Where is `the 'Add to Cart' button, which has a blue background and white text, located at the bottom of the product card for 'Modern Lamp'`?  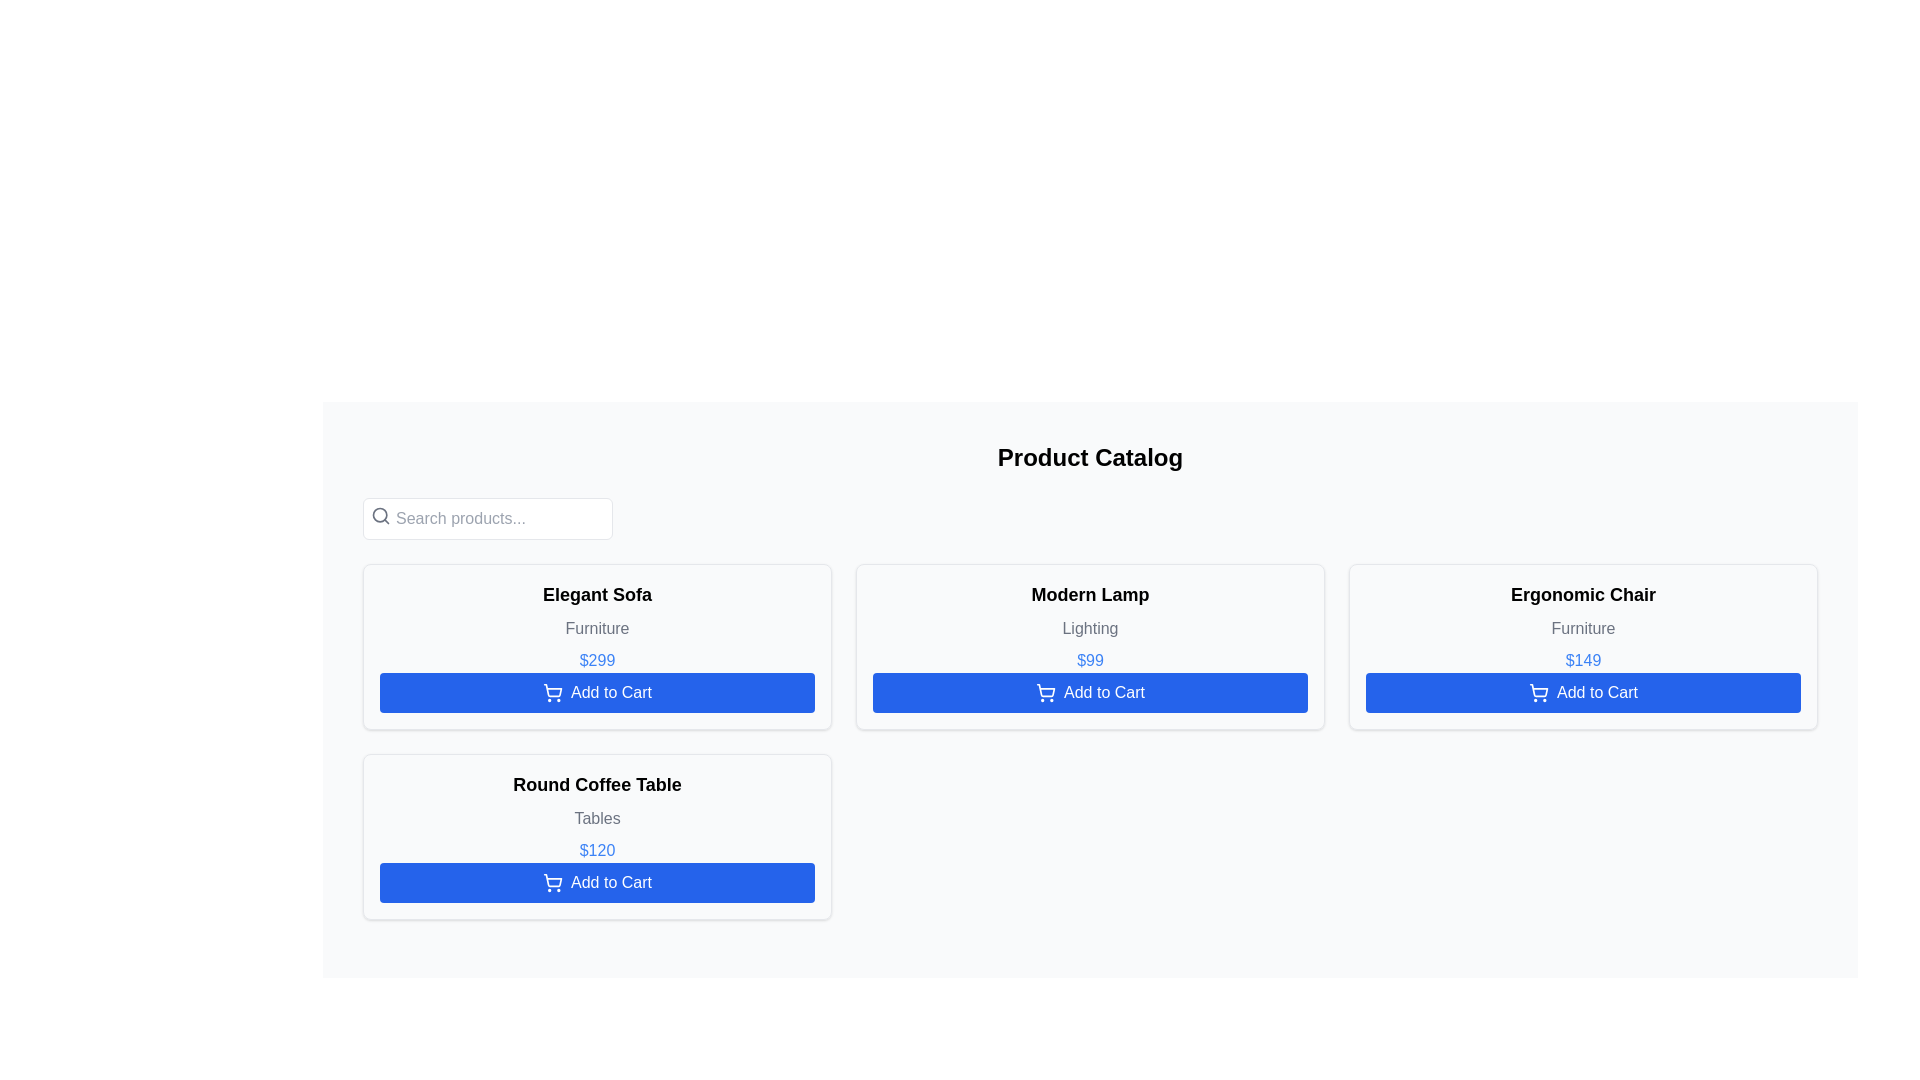
the 'Add to Cart' button, which has a blue background and white text, located at the bottom of the product card for 'Modern Lamp' is located at coordinates (1089, 692).